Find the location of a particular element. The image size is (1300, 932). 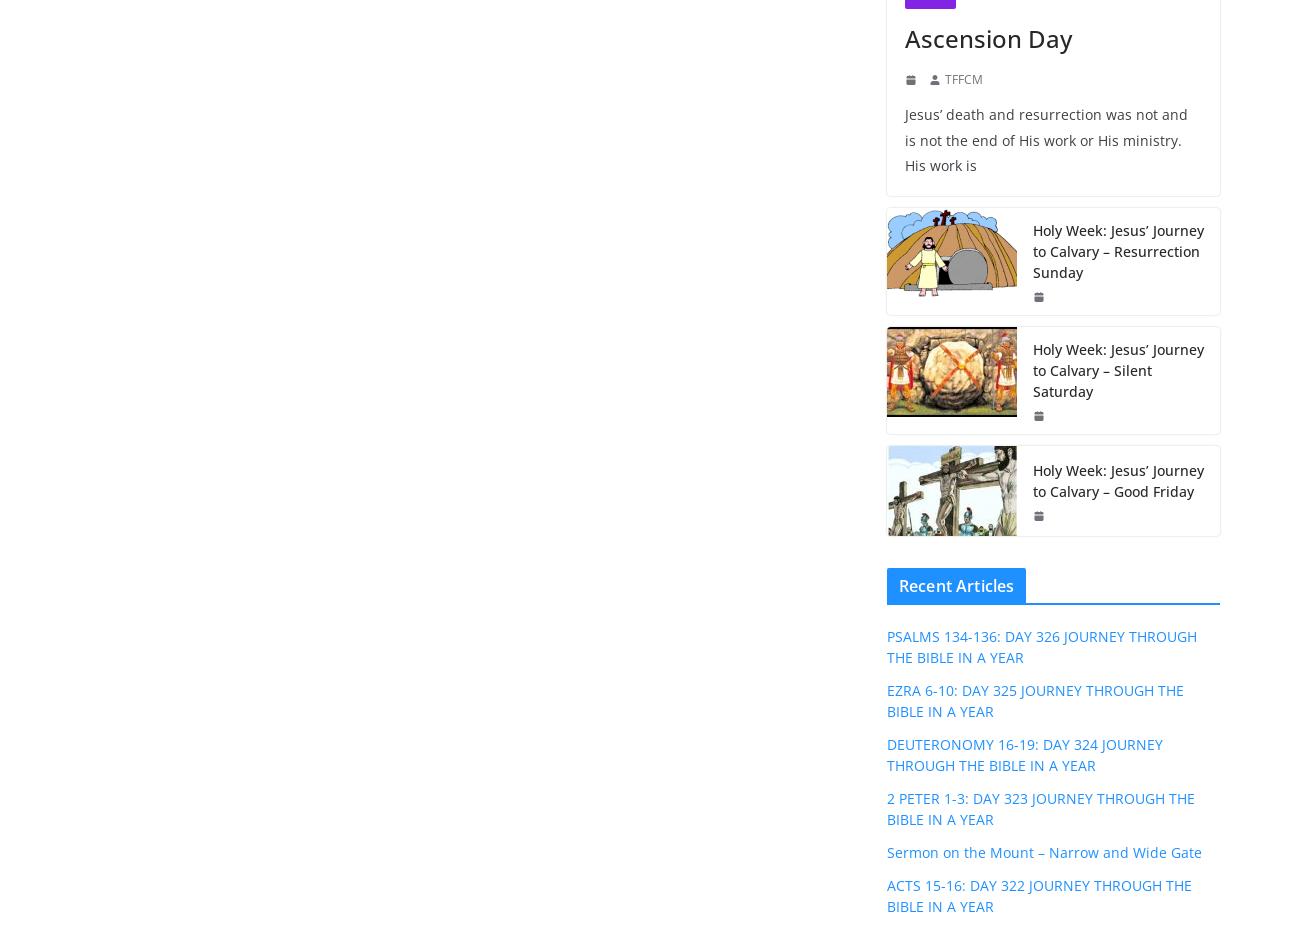

'Jesus’ death and resurrection was not and is not the end of His work or His ministry. His work is' is located at coordinates (904, 138).